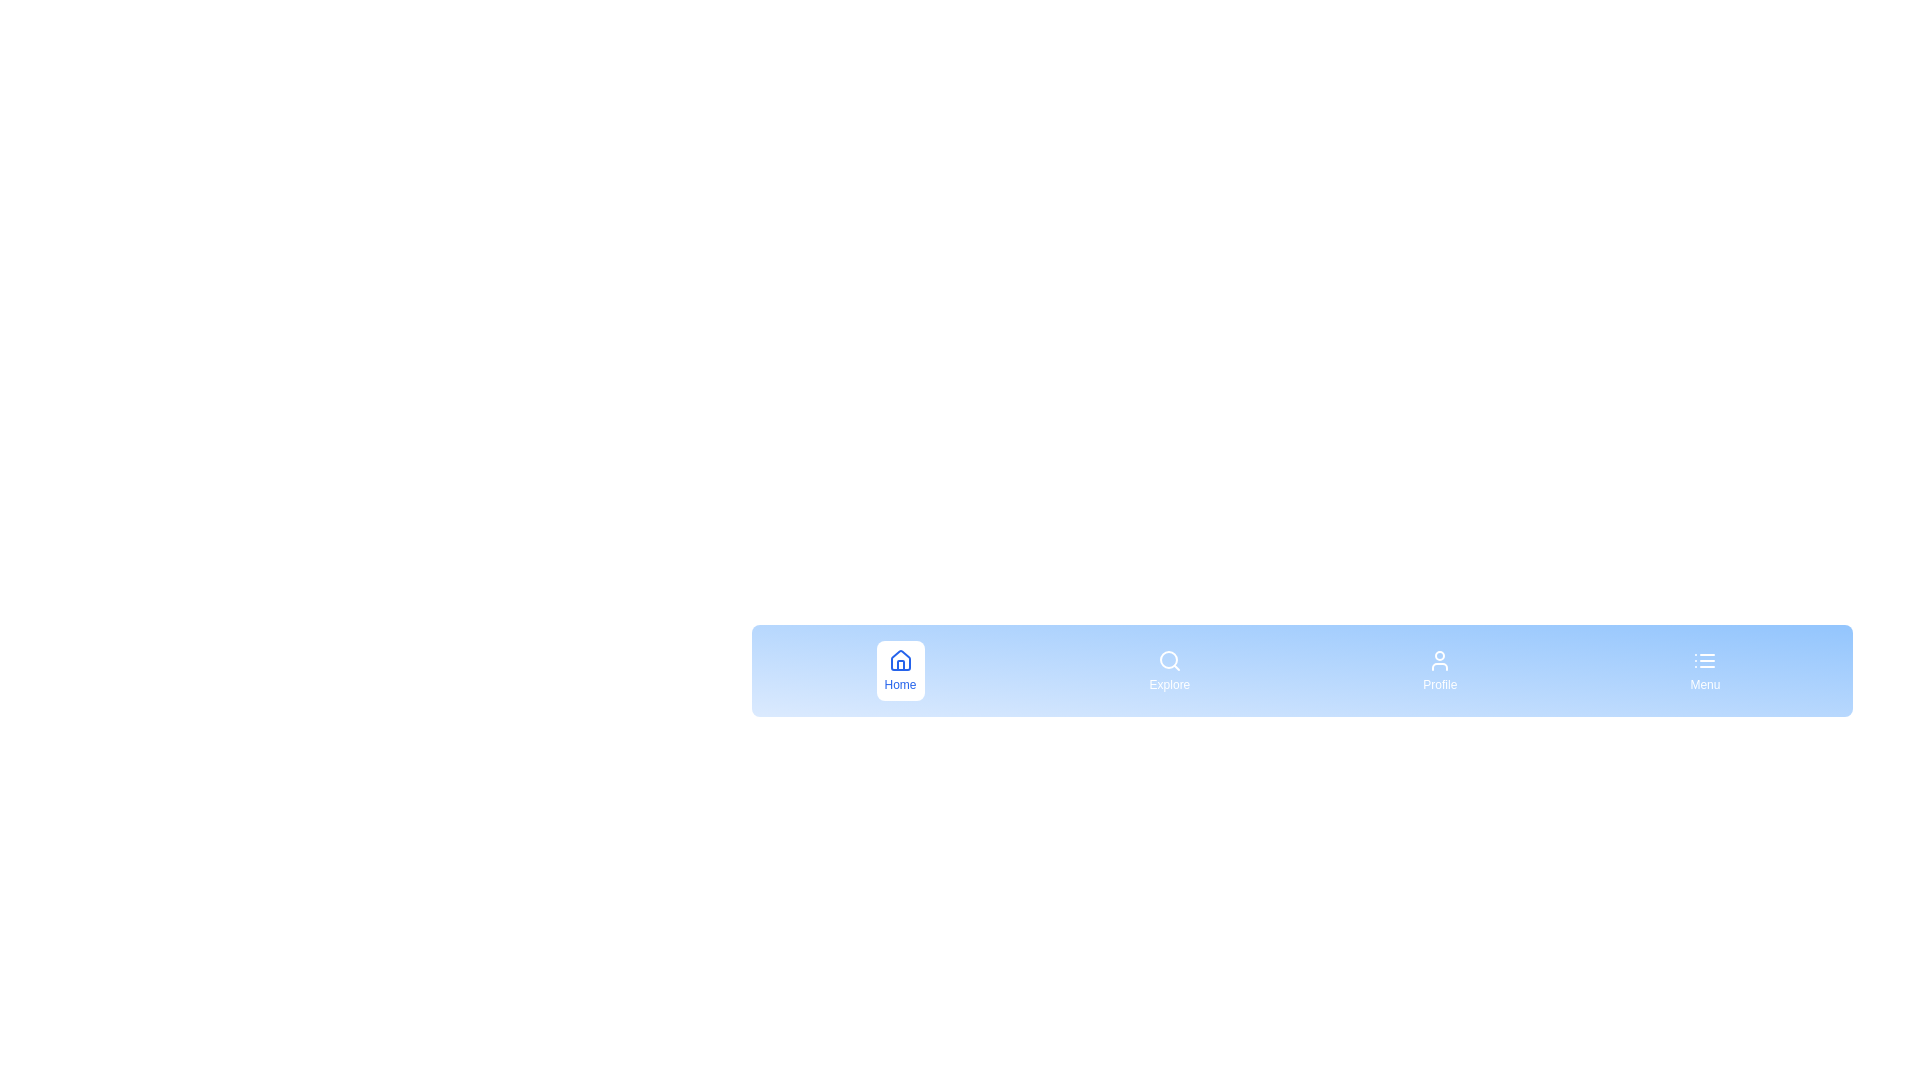 The image size is (1920, 1080). I want to click on the menu item labeled Profile, so click(1440, 671).